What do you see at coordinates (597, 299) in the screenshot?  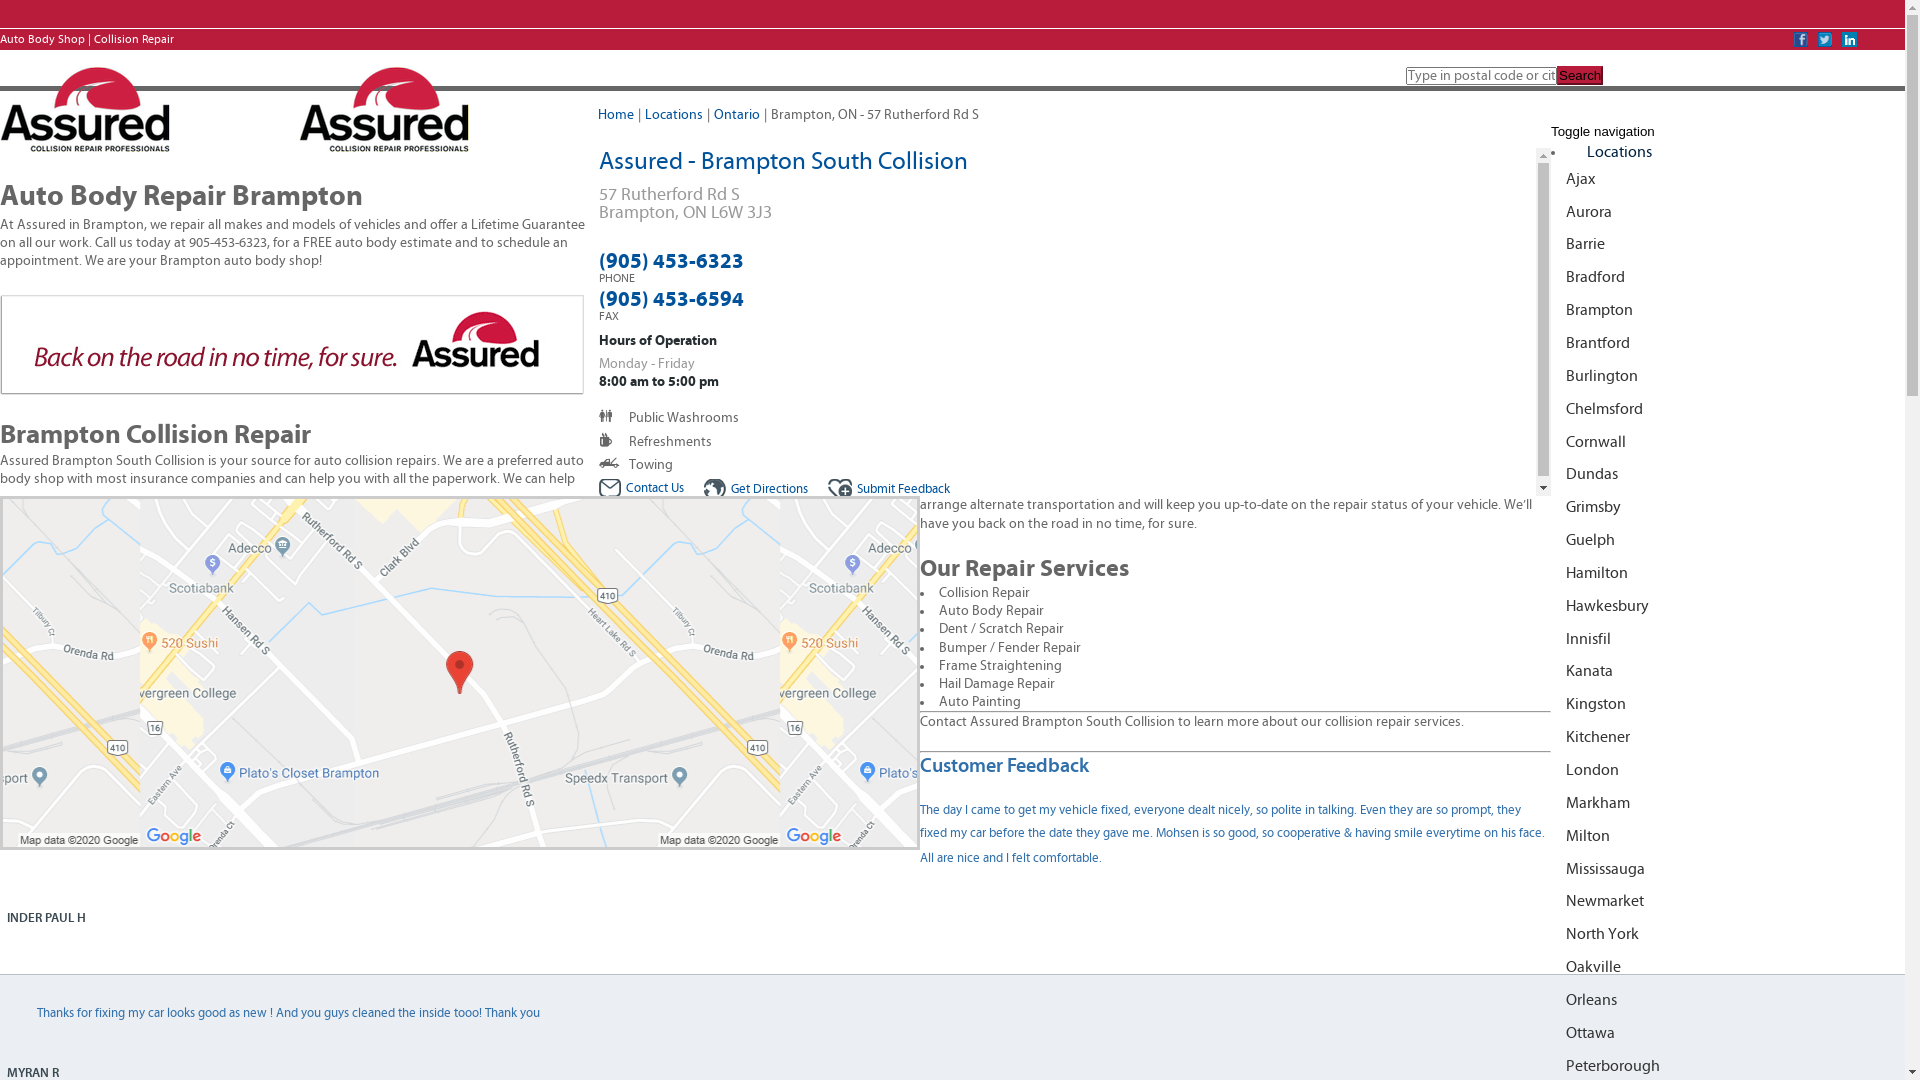 I see `'(905) 453-6594'` at bounding box center [597, 299].